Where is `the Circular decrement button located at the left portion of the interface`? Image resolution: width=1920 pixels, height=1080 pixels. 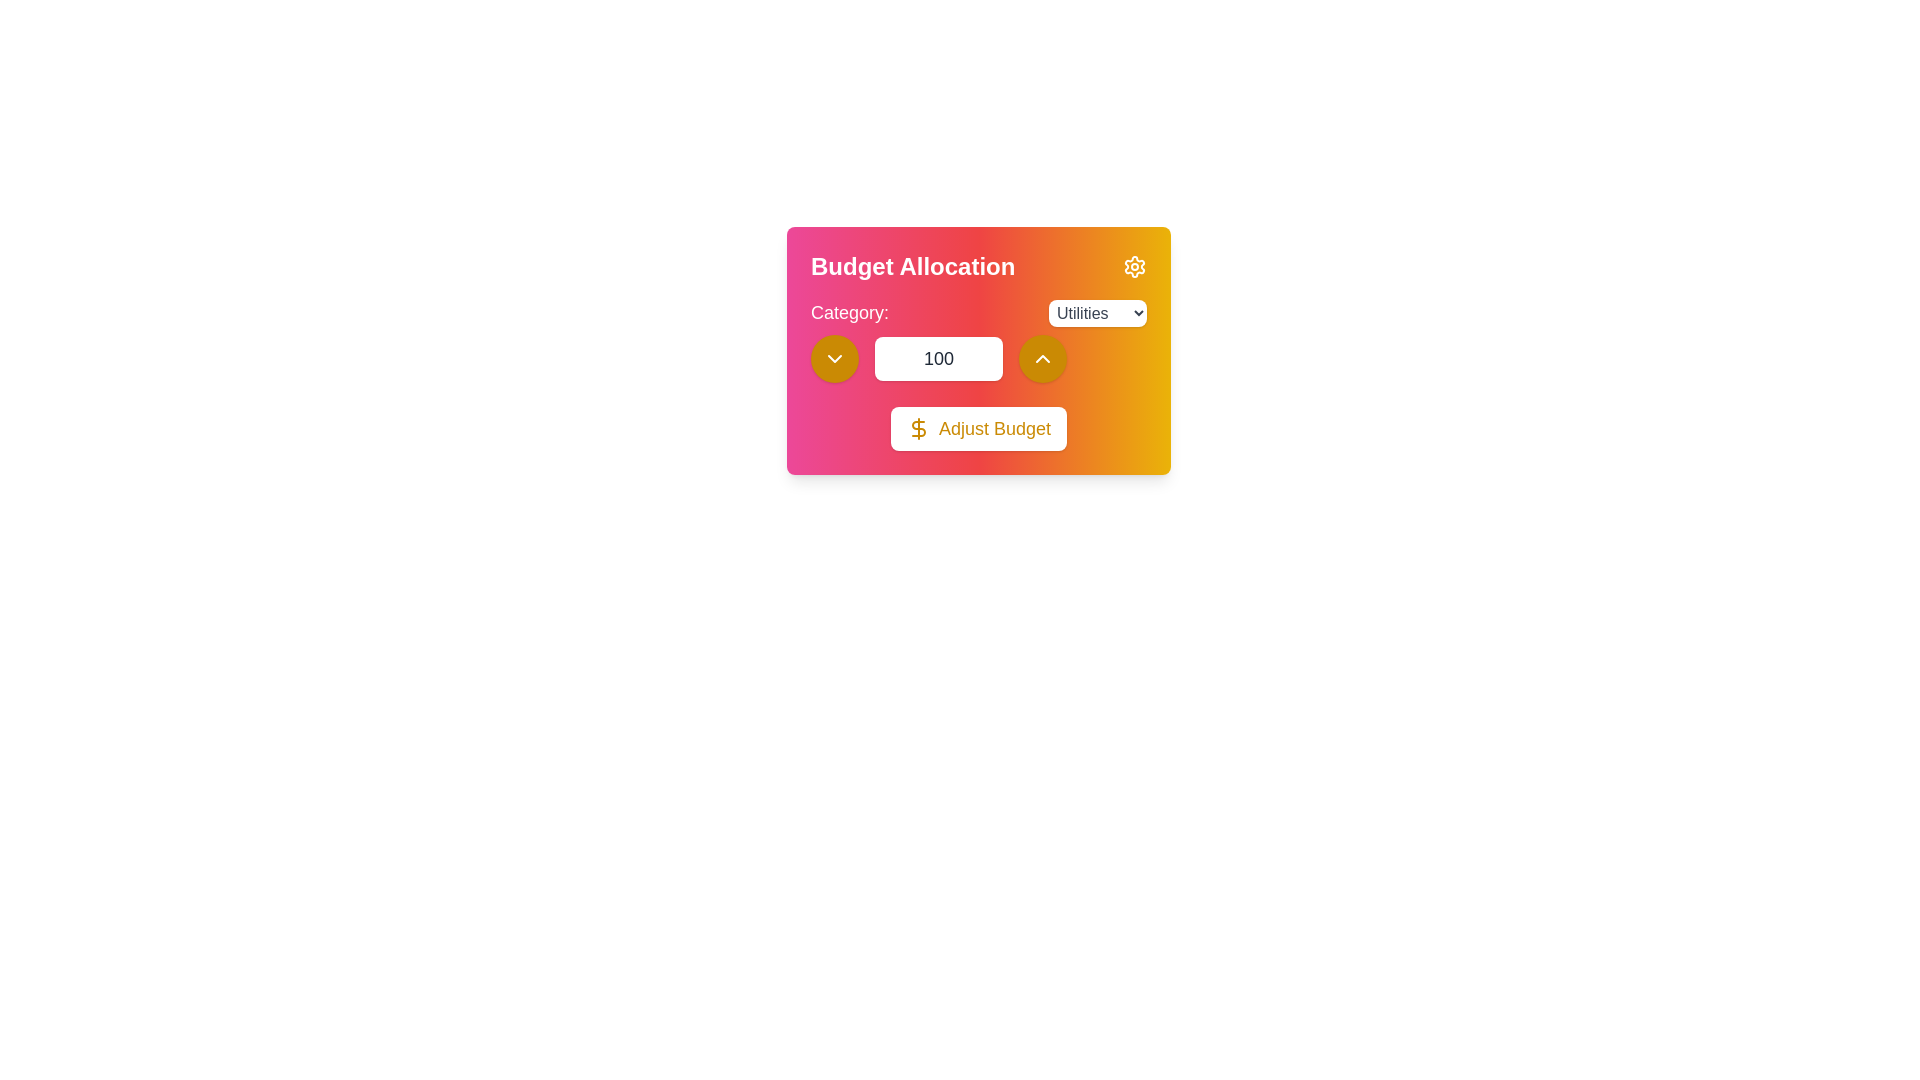
the Circular decrement button located at the left portion of the interface is located at coordinates (835, 357).